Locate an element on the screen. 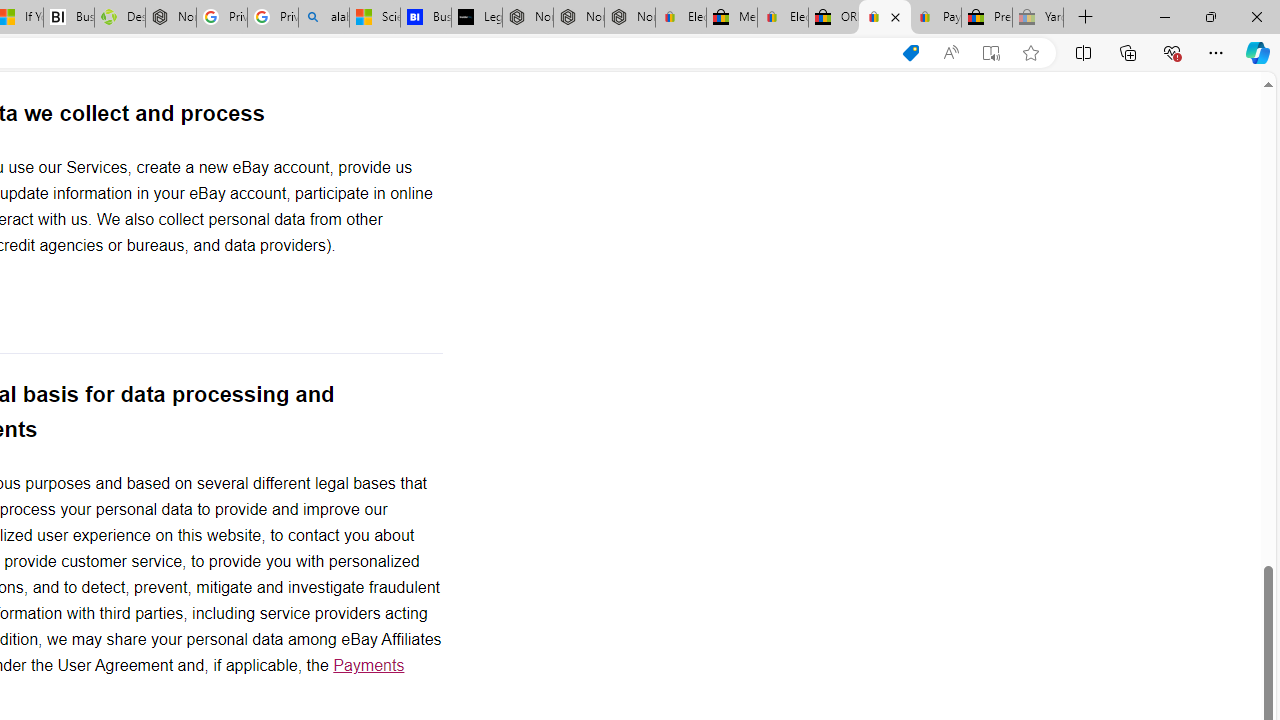  'Press Room - eBay Inc.' is located at coordinates (987, 17).